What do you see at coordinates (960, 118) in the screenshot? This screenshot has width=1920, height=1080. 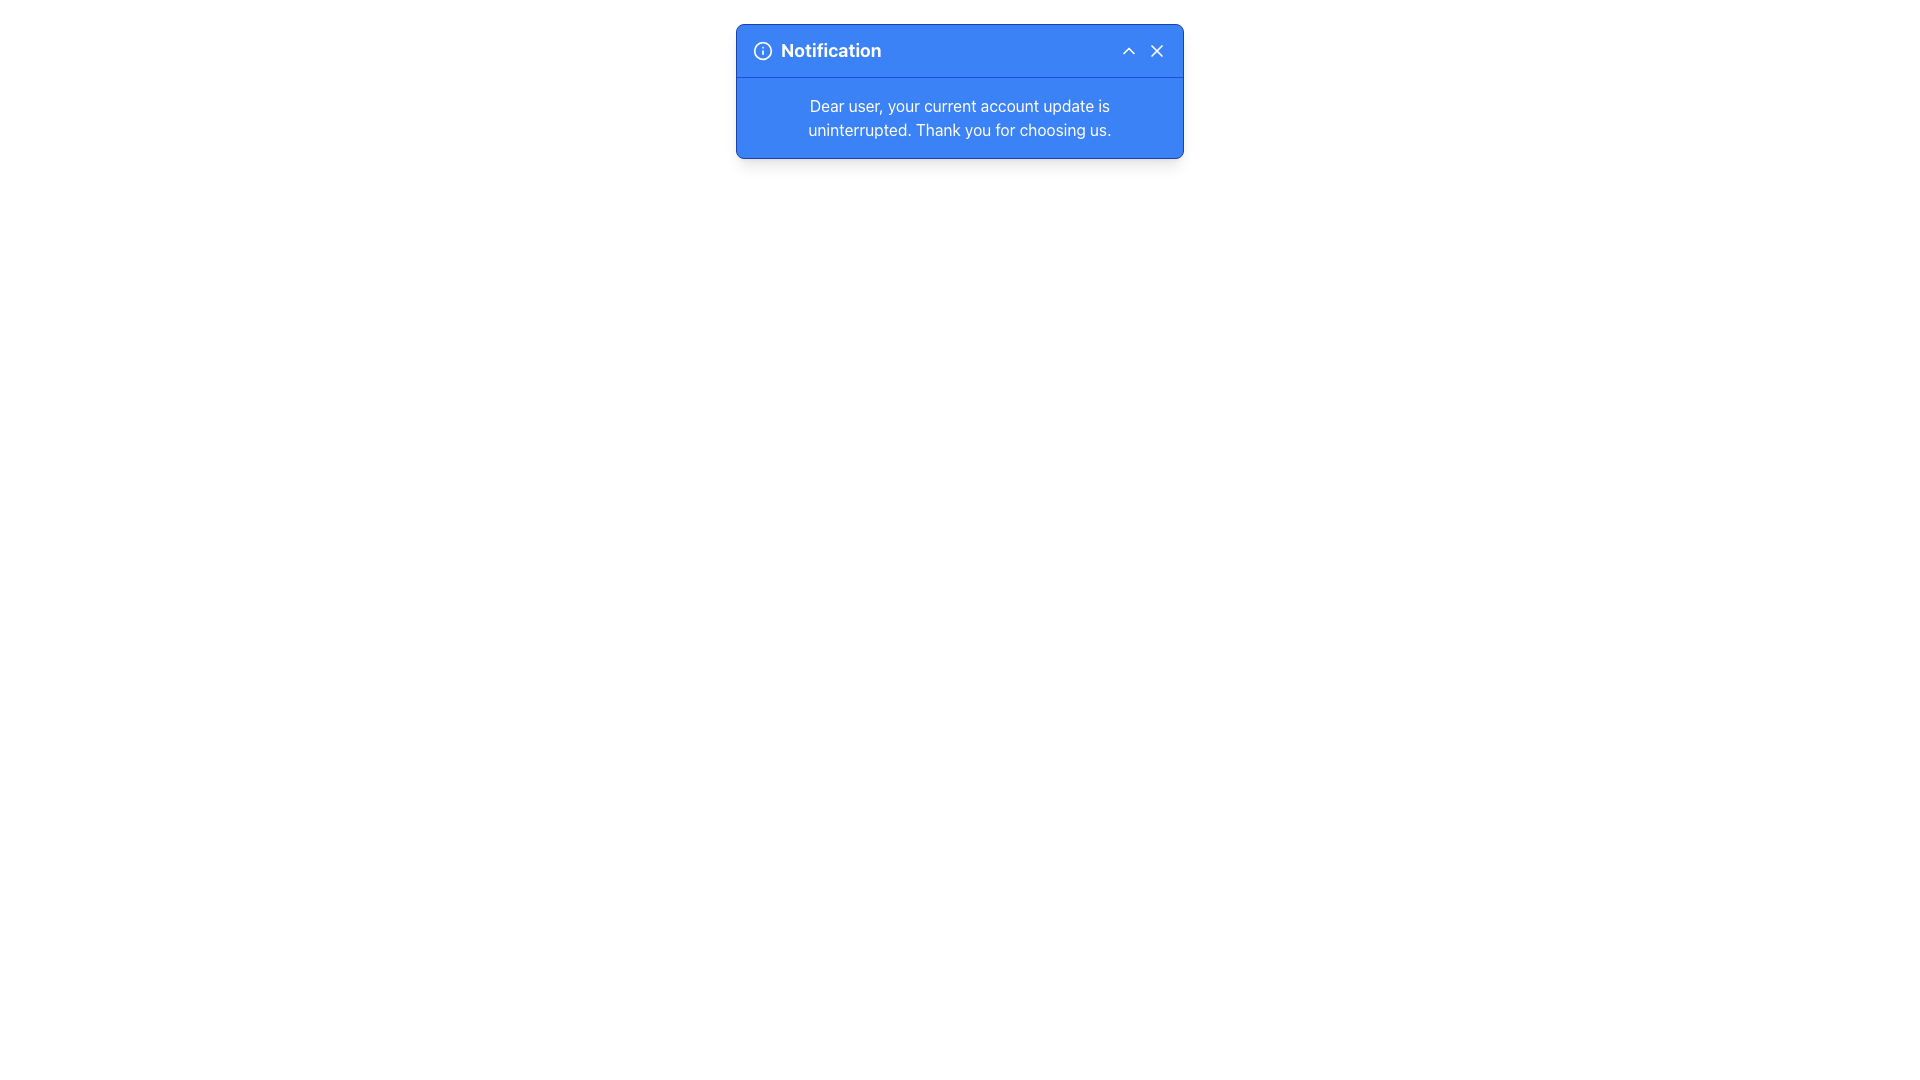 I see `the centered text block that reads 'Dear user, your current account update is uninterrupted. Thank you for choosing us.' within the blue notification box` at bounding box center [960, 118].